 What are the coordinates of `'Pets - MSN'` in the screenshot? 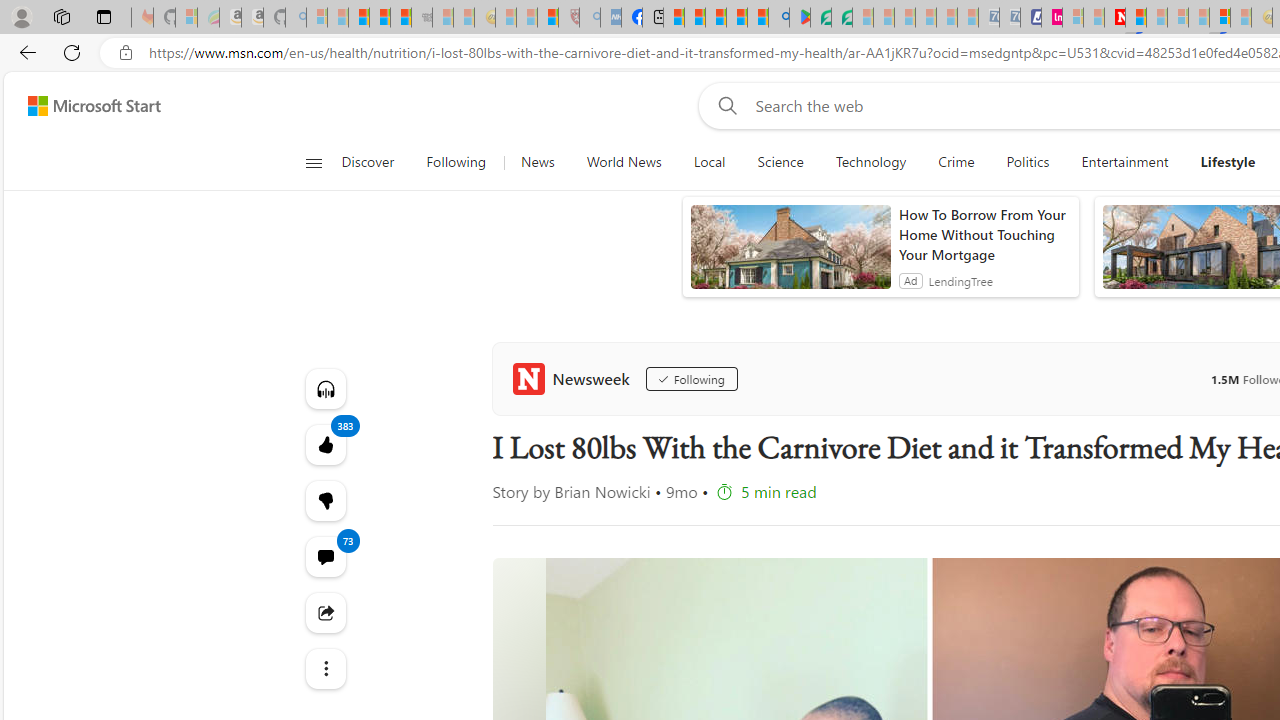 It's located at (736, 17).